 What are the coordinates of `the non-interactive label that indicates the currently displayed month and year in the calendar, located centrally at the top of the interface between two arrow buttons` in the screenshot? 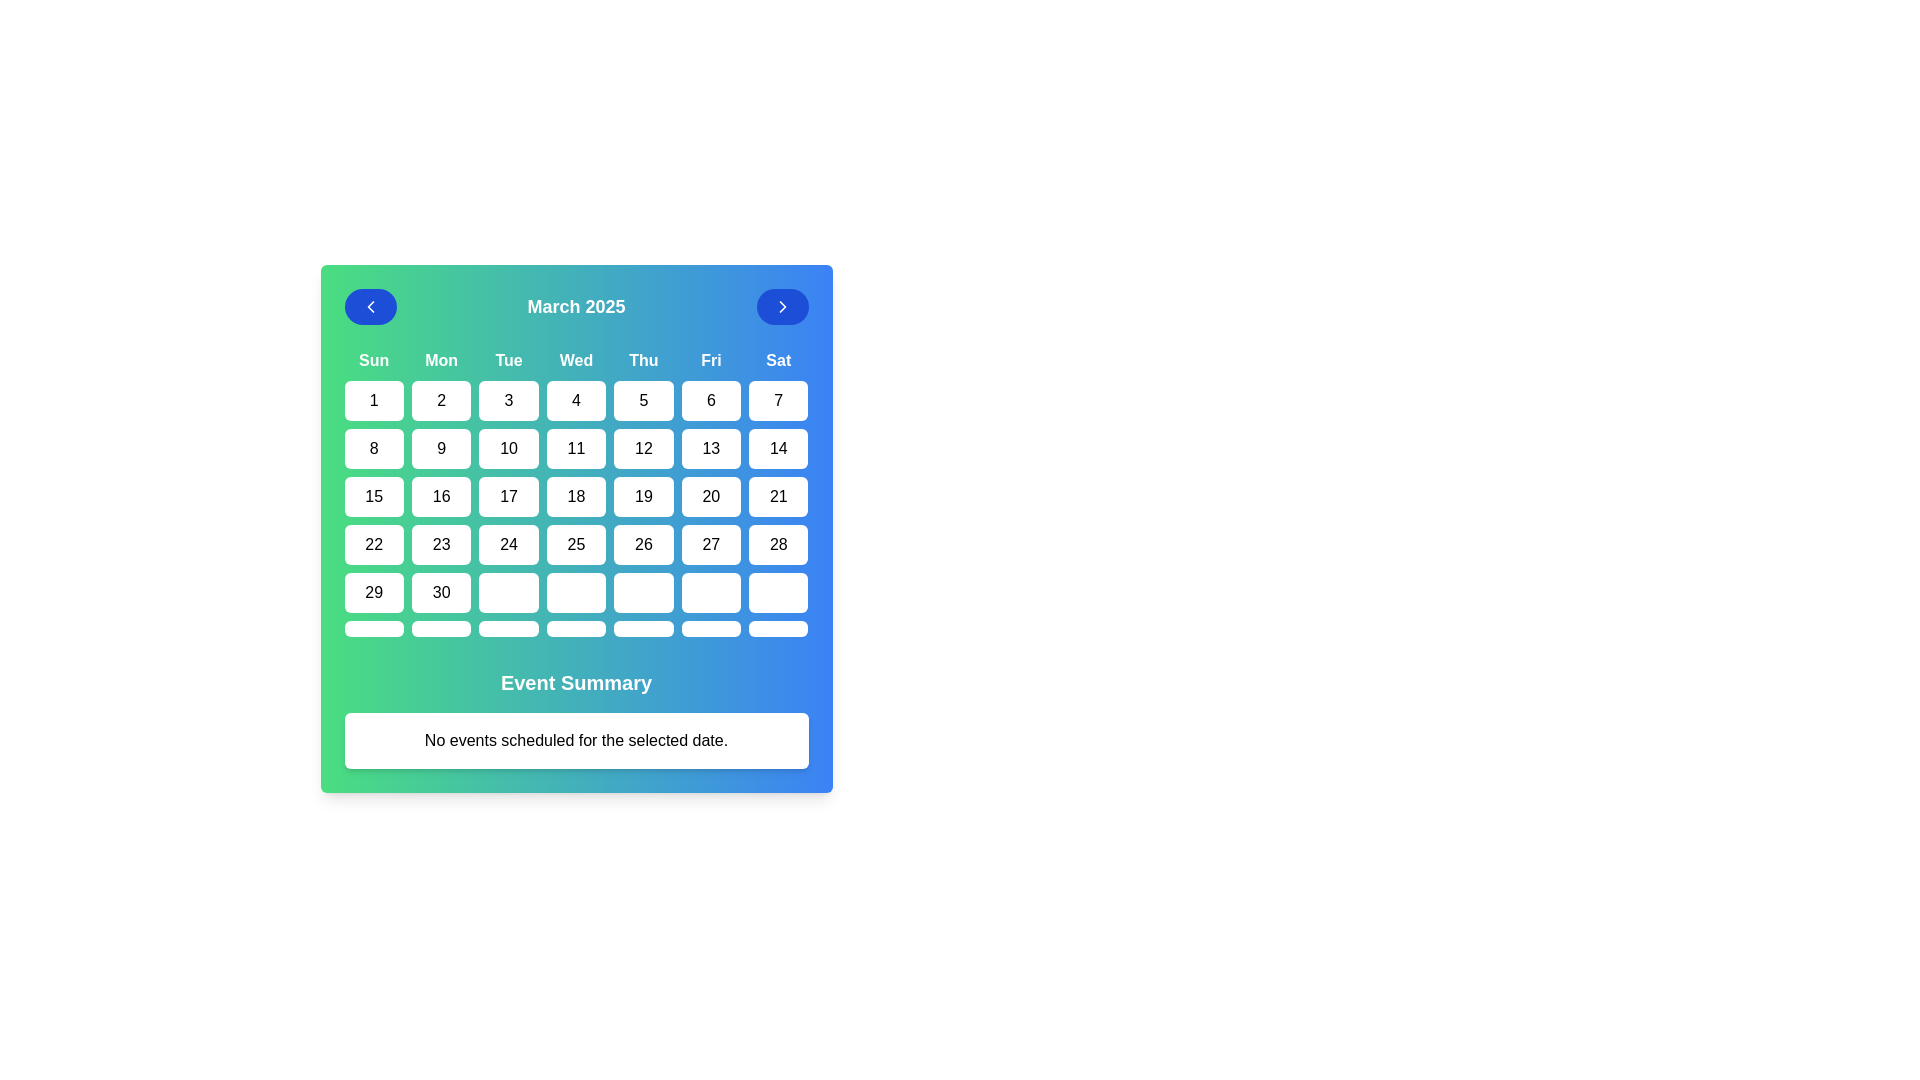 It's located at (575, 307).